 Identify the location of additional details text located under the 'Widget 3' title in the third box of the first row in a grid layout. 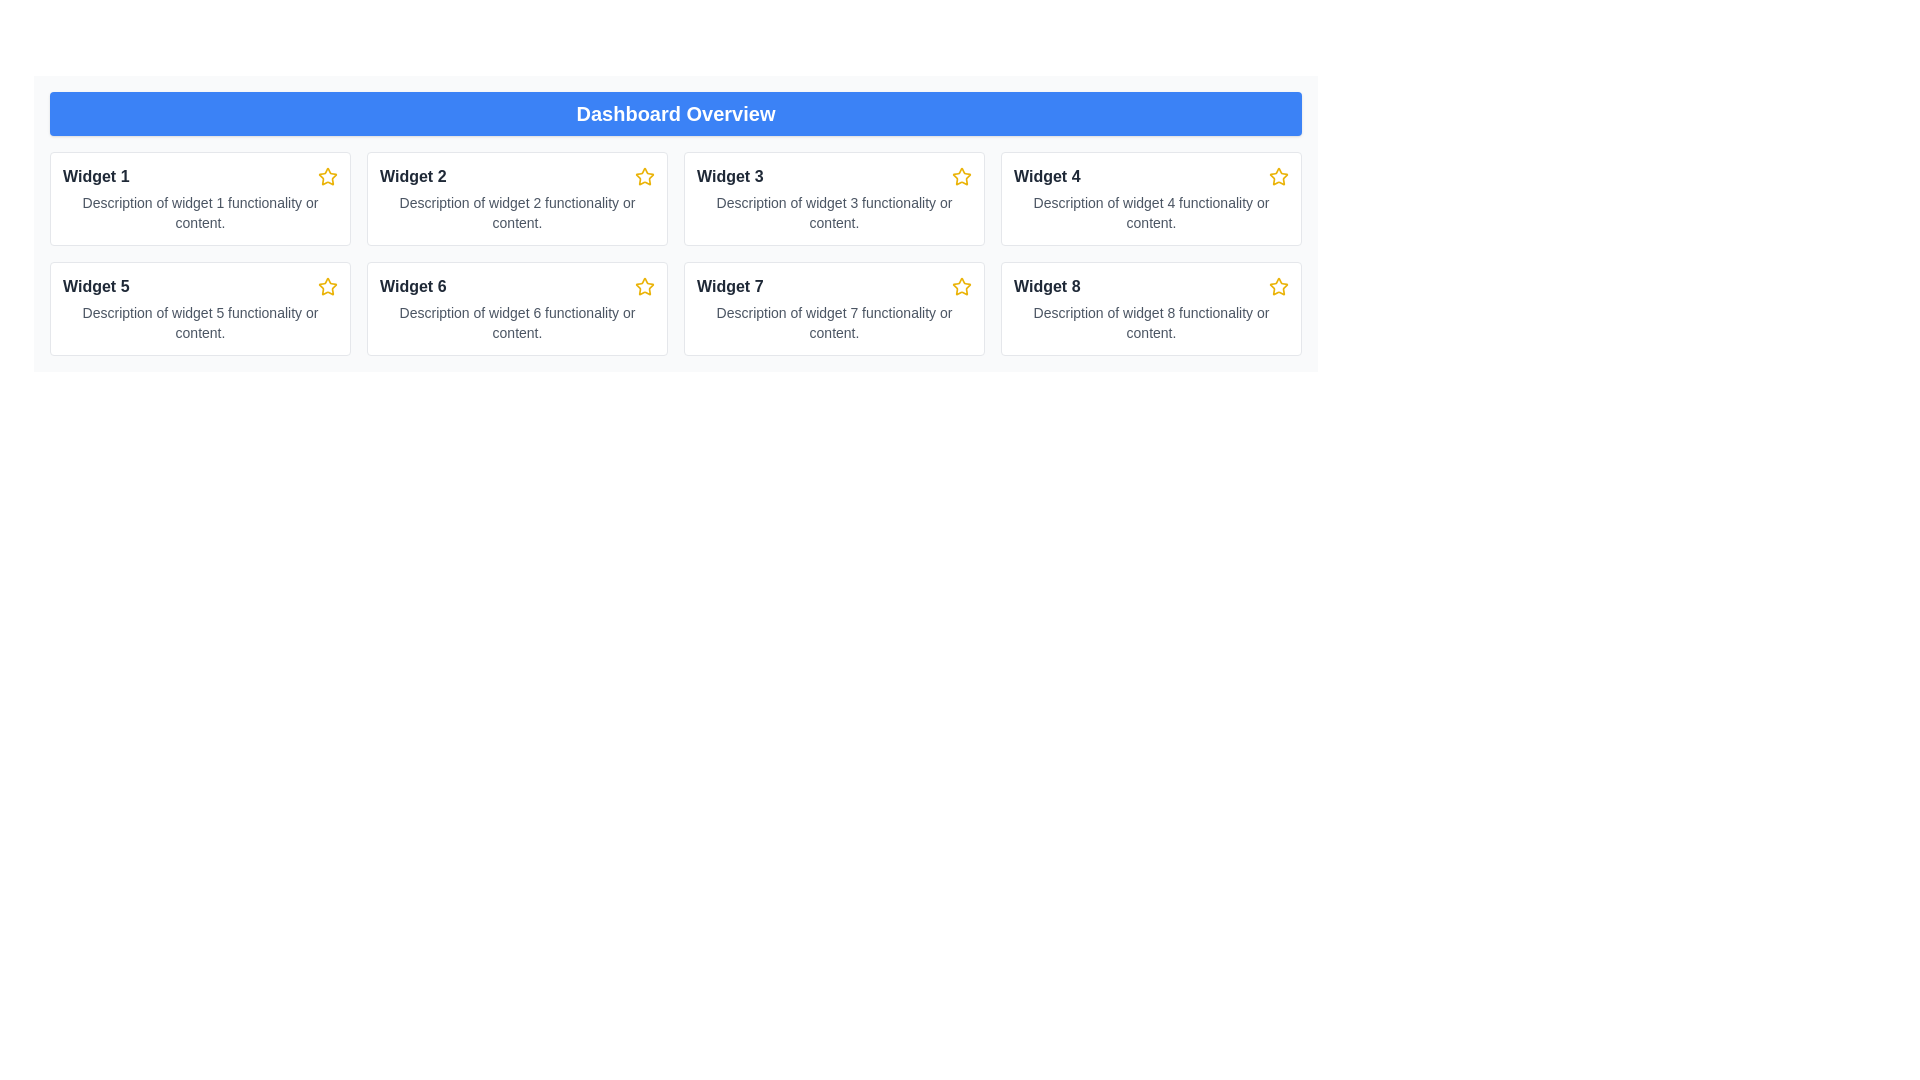
(834, 212).